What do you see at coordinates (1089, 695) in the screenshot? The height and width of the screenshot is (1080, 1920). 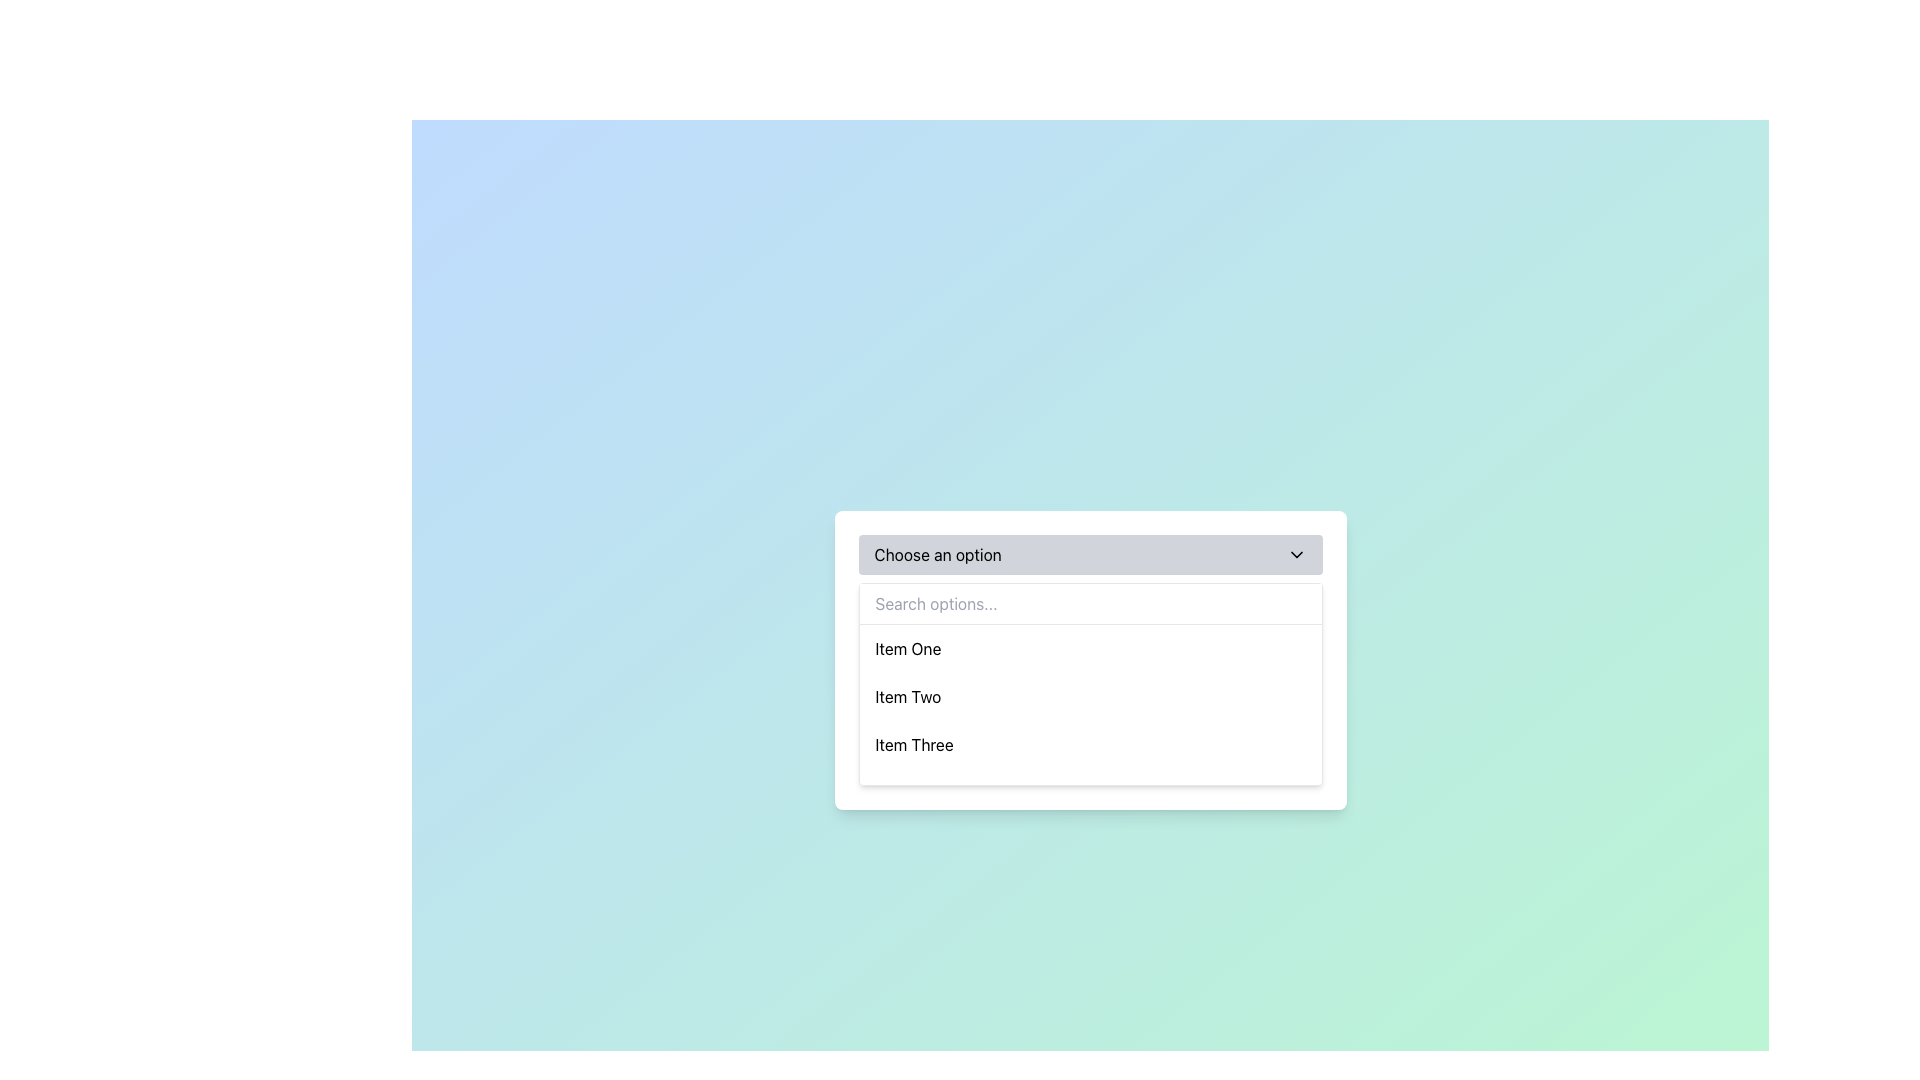 I see `to select the dropdown menu item labeled 'Item Two', which is the second item in the list beneath 'Item One' and above 'Item Three'` at bounding box center [1089, 695].